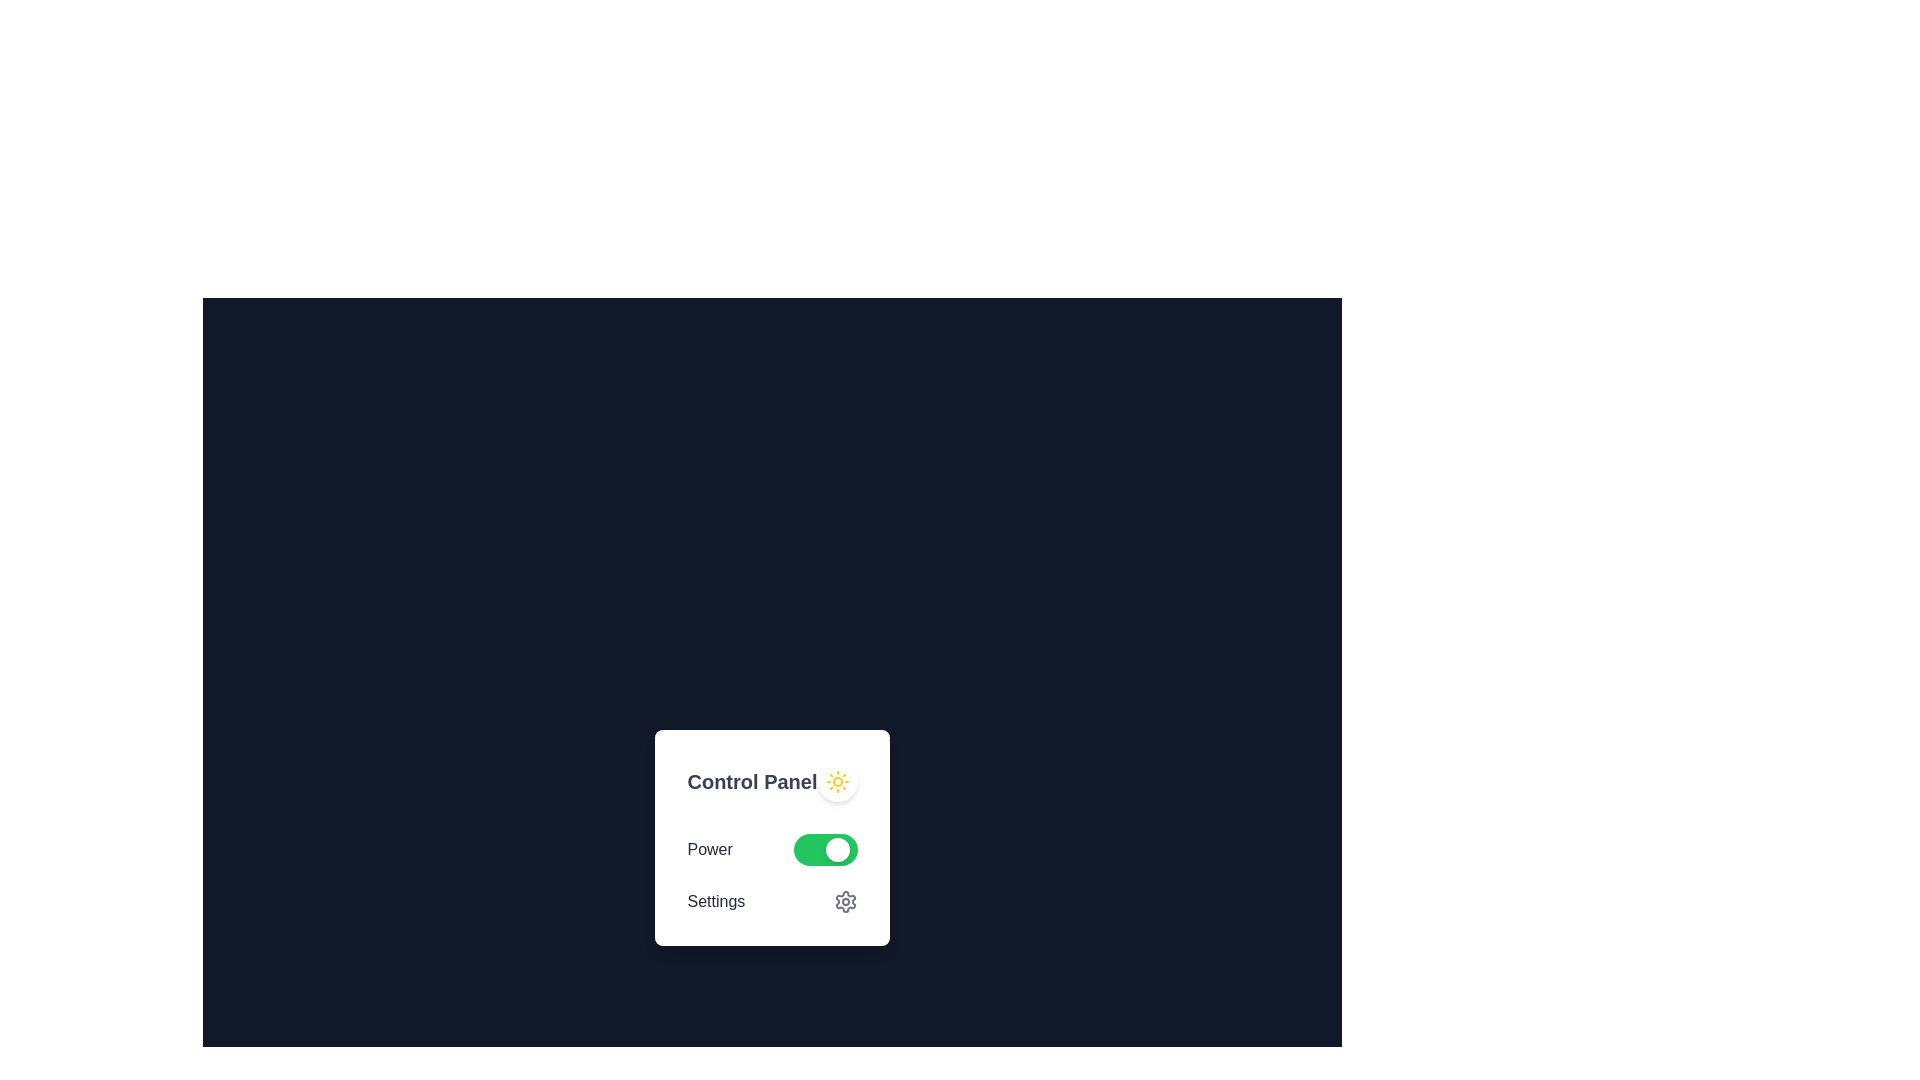 This screenshot has width=1920, height=1080. Describe the element at coordinates (837, 781) in the screenshot. I see `the sun-like icon, which is centrally placed within a circular button in the control card` at that location.